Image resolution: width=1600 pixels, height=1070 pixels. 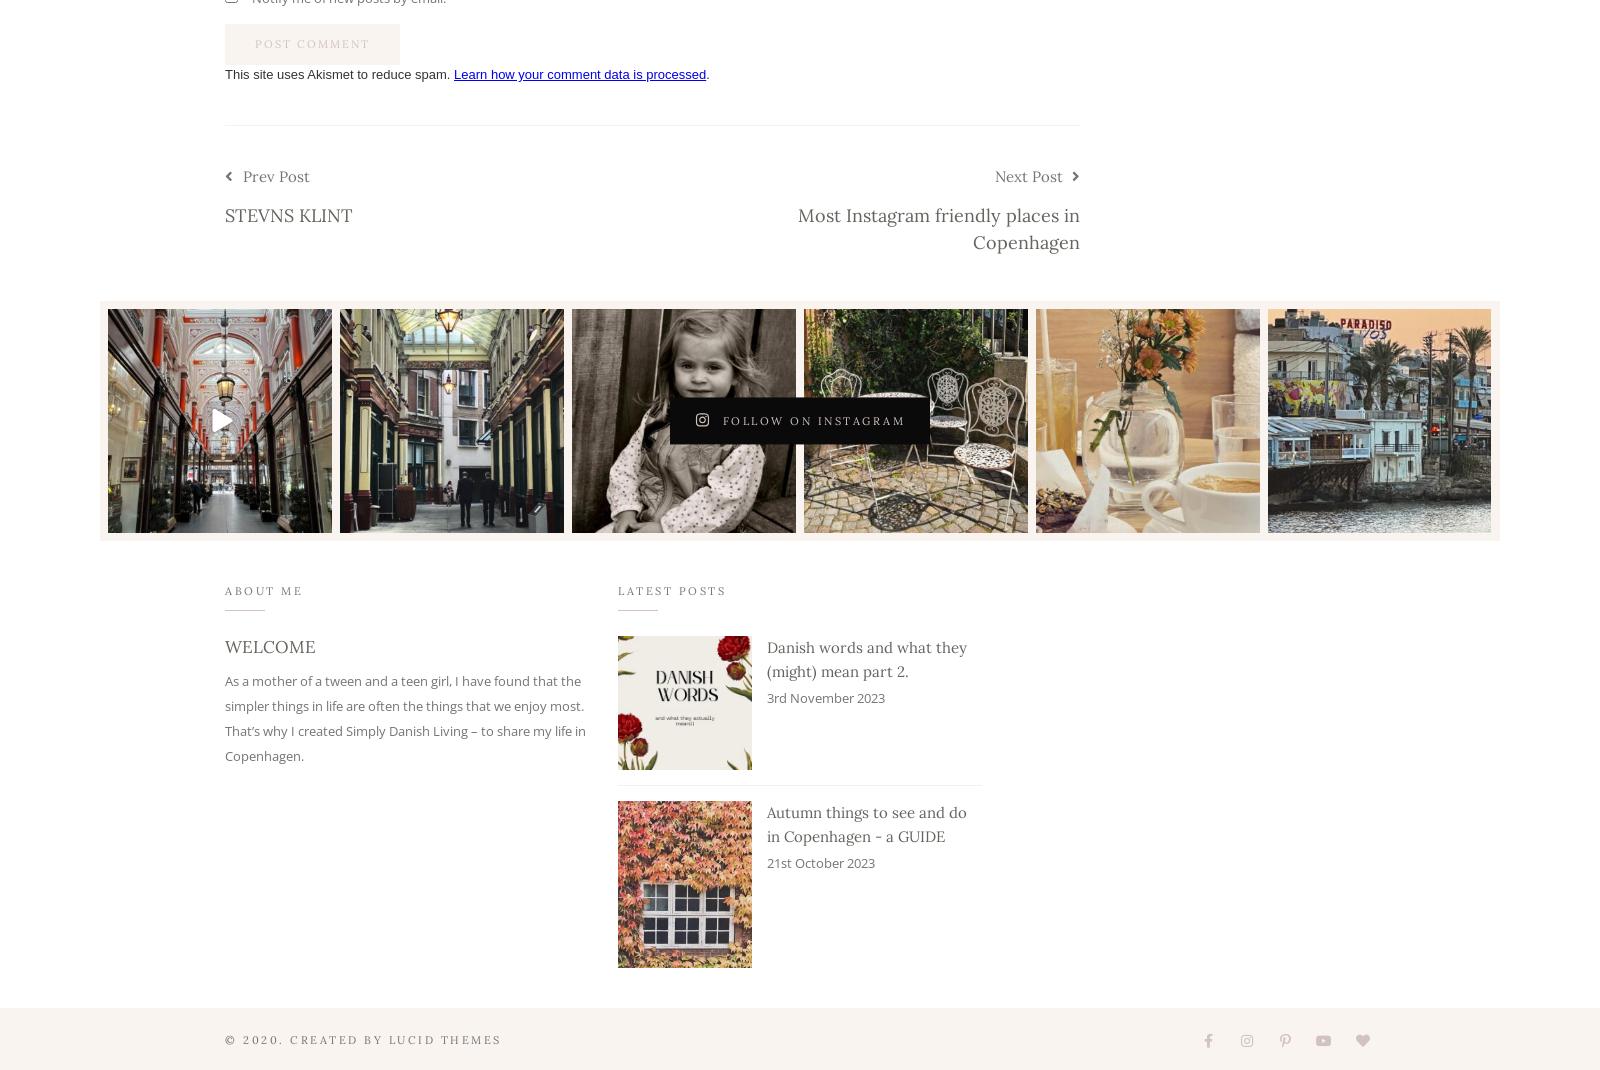 What do you see at coordinates (866, 659) in the screenshot?
I see `'Danish words and what they (might) mean part 2.'` at bounding box center [866, 659].